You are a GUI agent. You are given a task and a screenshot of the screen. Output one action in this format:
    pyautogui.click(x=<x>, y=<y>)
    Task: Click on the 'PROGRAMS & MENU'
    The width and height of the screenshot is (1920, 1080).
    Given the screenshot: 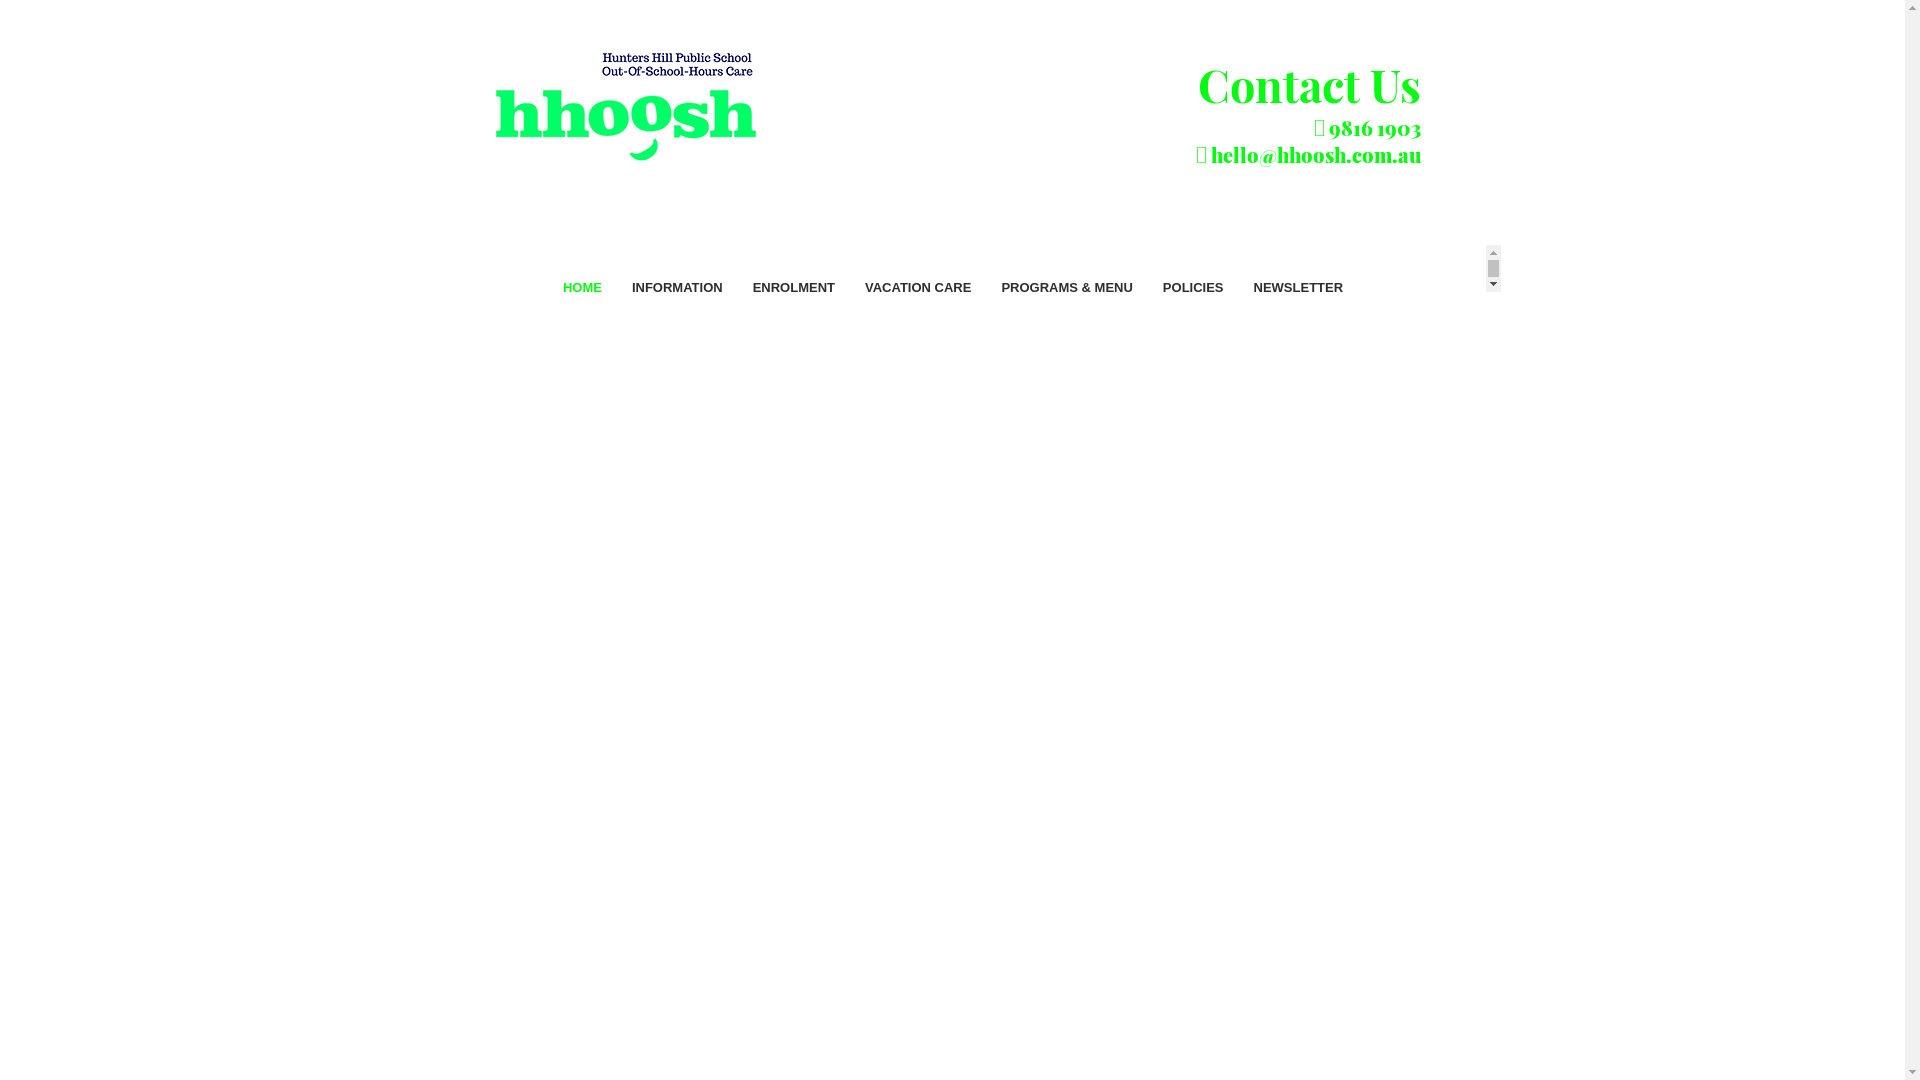 What is the action you would take?
    pyautogui.click(x=1065, y=304)
    